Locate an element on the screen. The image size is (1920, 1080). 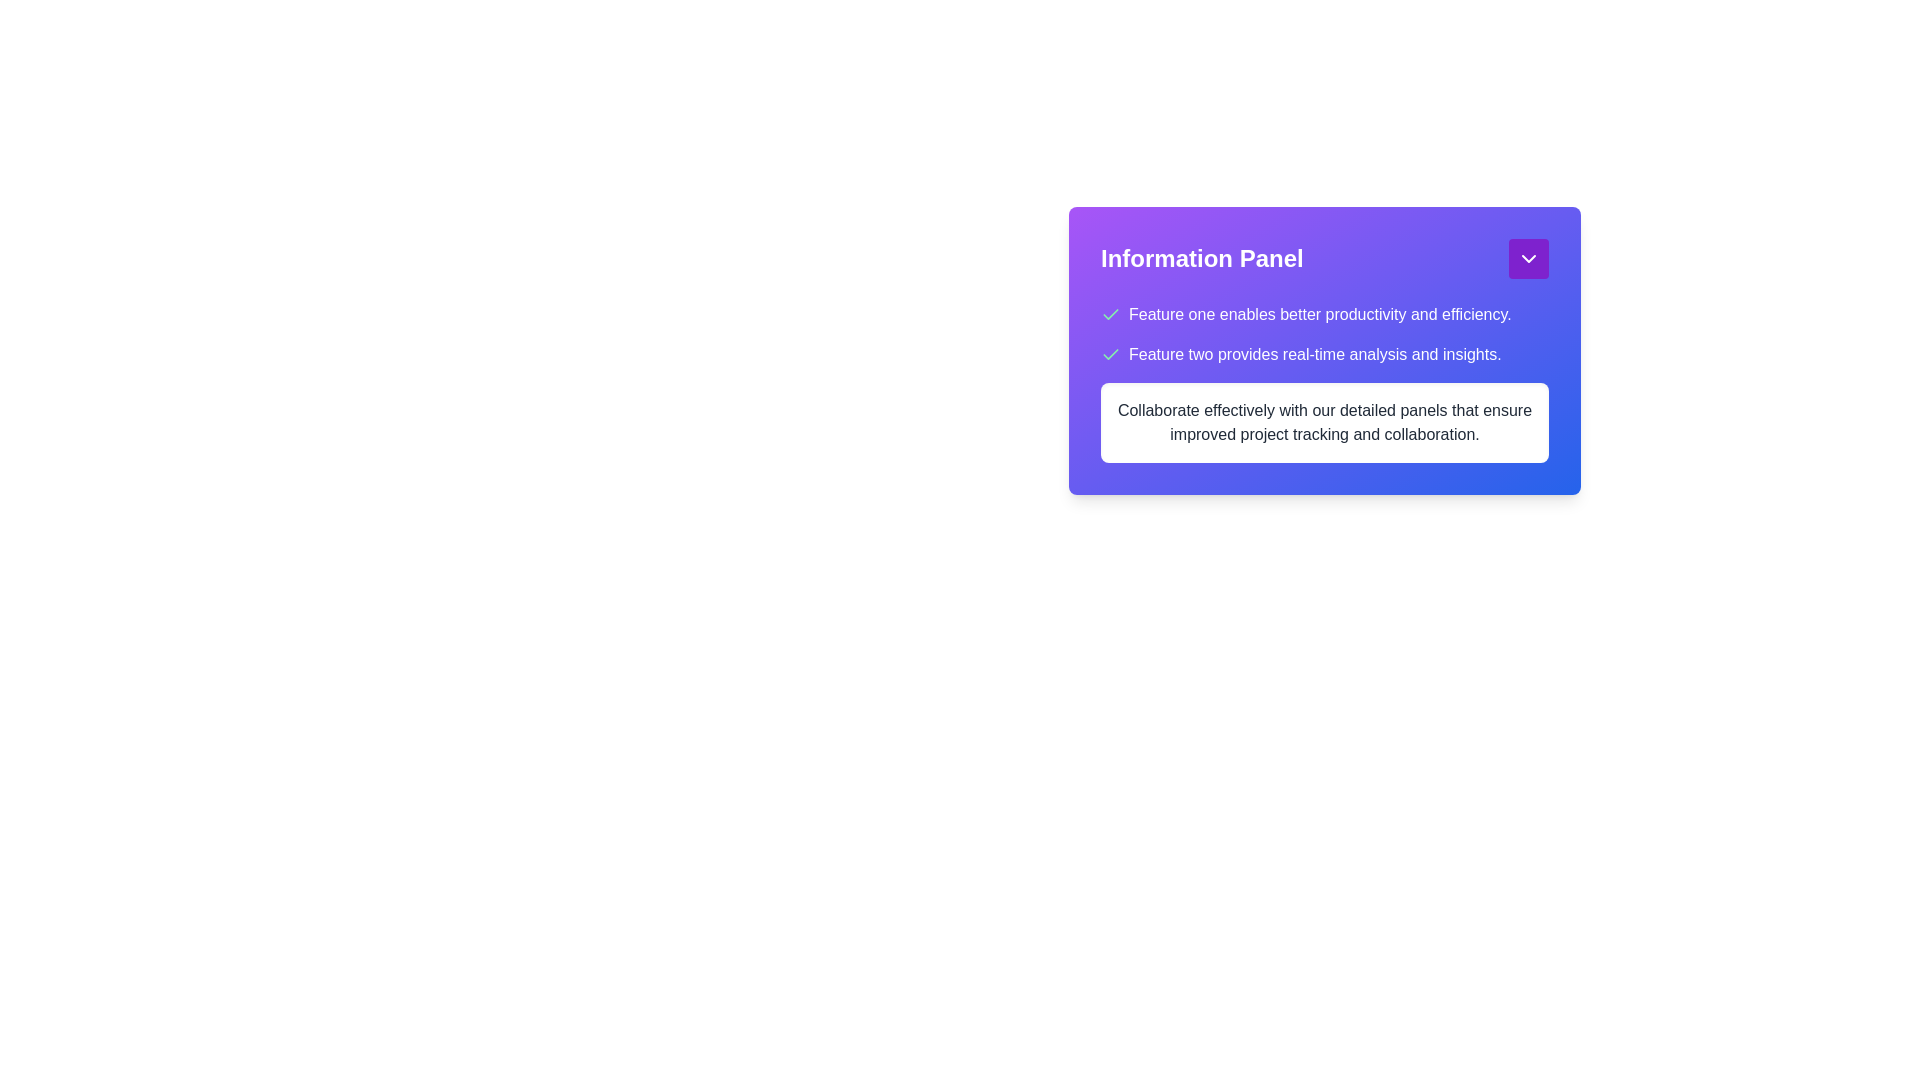
the small green checkmark icon, which indicates a positive or completed status, located adjacent to the text 'Feature one enables better productivity and efficiency.' is located at coordinates (1109, 315).